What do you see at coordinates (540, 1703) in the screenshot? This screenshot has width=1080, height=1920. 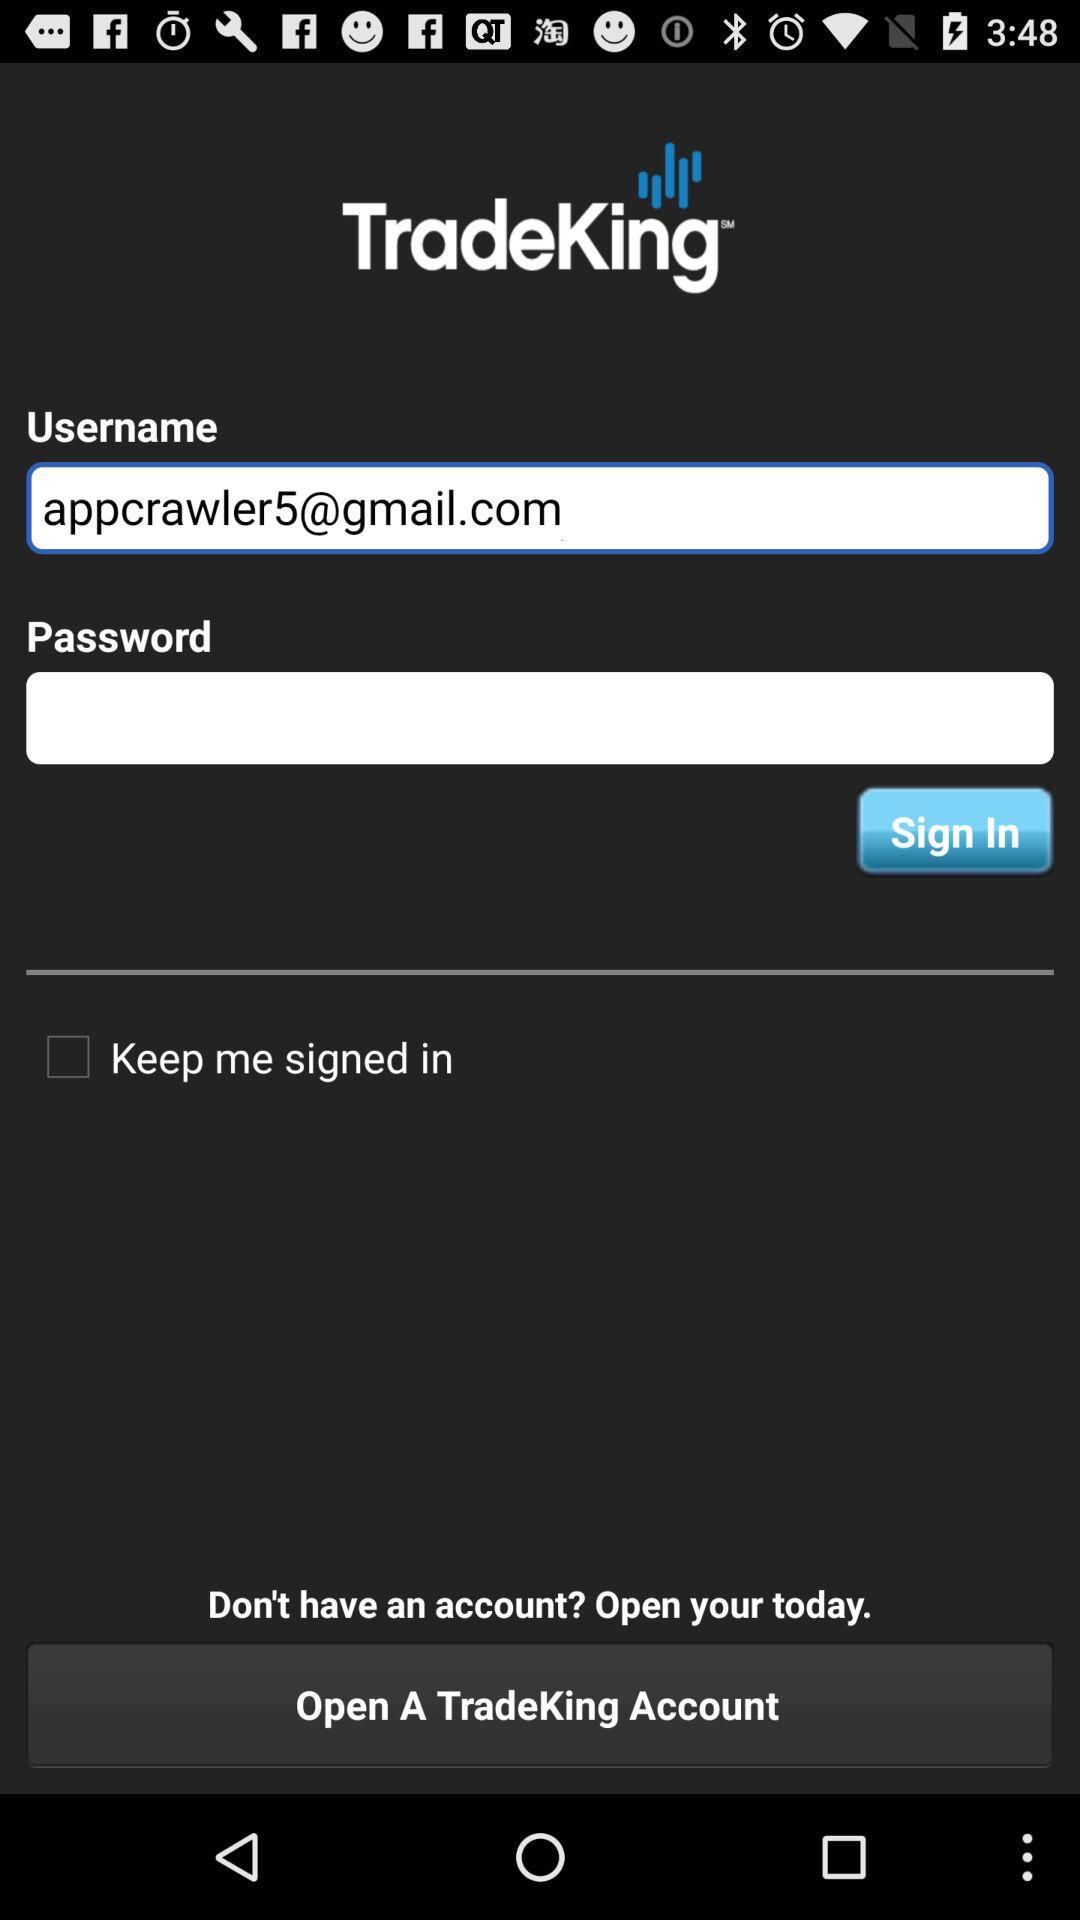 I see `icon below don t have` at bounding box center [540, 1703].